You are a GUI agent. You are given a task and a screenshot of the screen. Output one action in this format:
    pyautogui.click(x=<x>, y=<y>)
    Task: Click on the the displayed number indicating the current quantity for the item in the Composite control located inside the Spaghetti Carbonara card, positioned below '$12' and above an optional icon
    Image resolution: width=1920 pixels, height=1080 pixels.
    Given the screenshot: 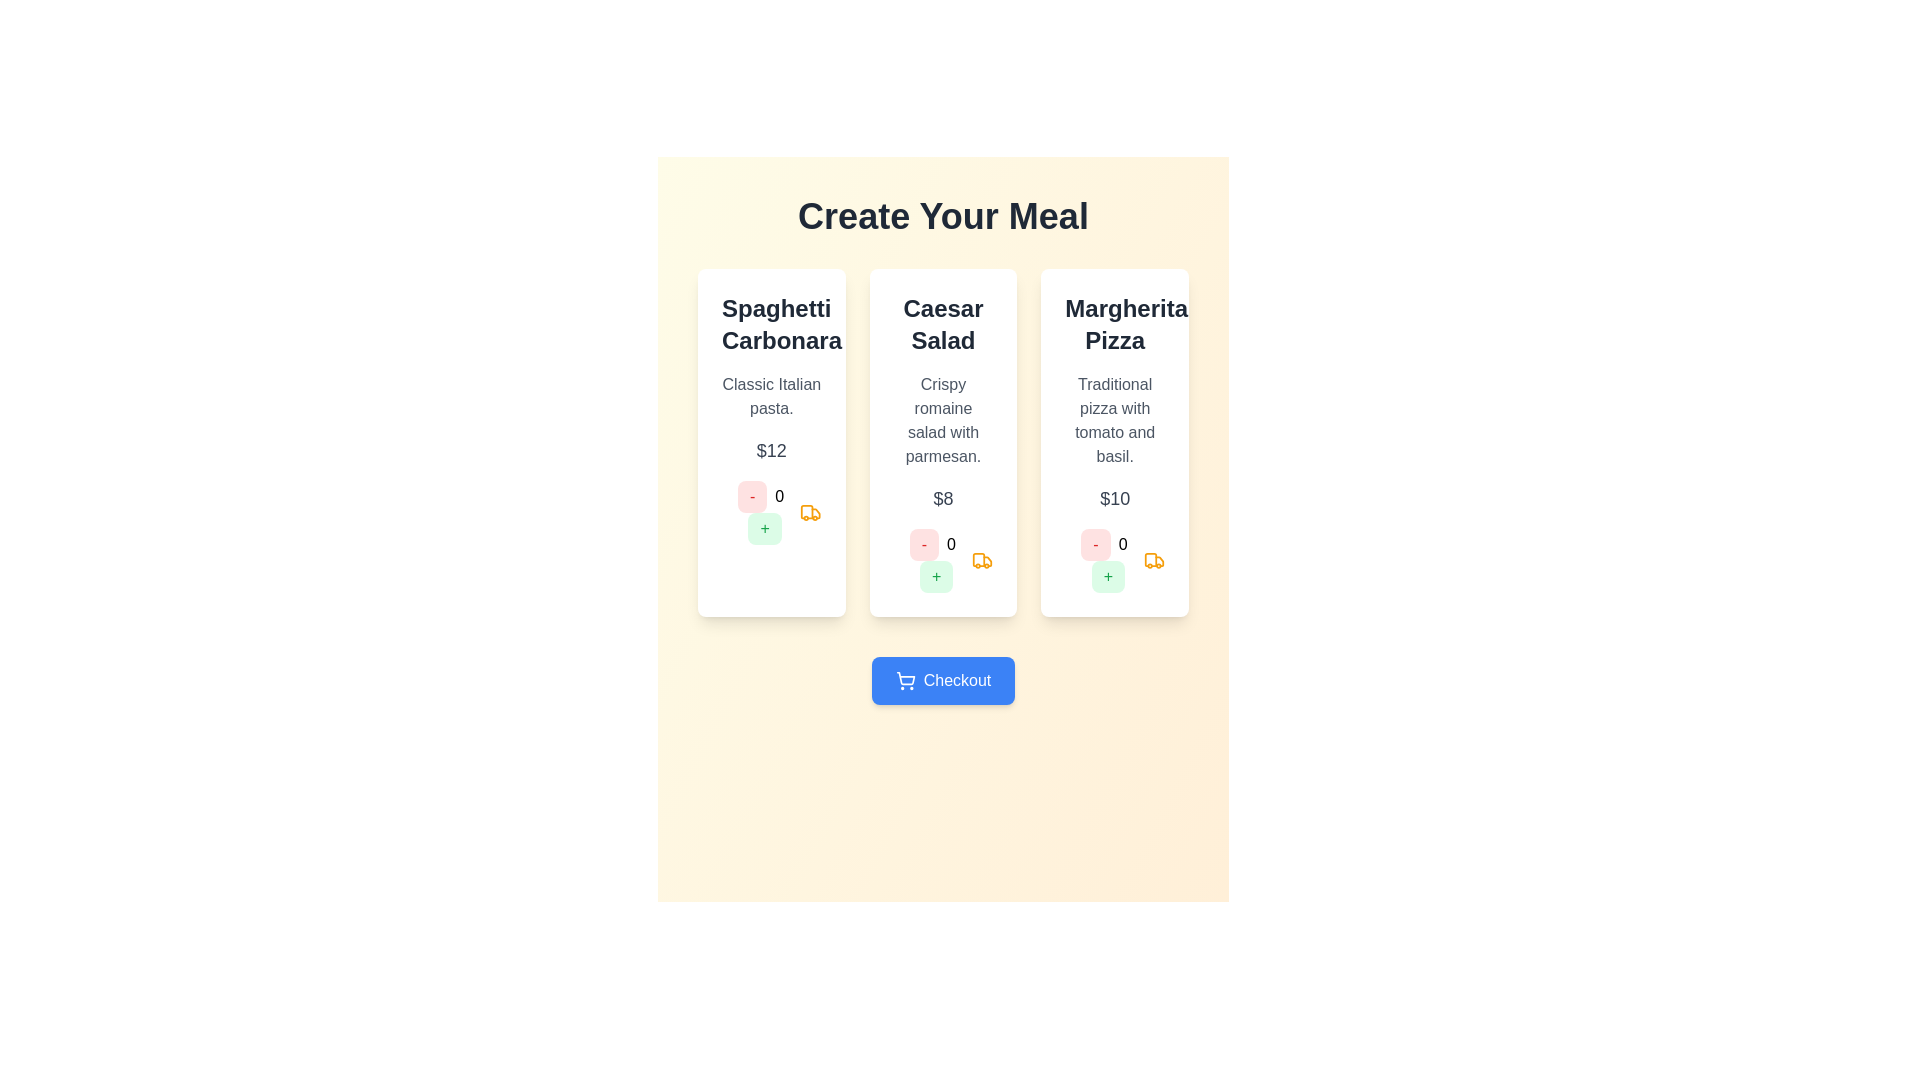 What is the action you would take?
    pyautogui.click(x=760, y=512)
    